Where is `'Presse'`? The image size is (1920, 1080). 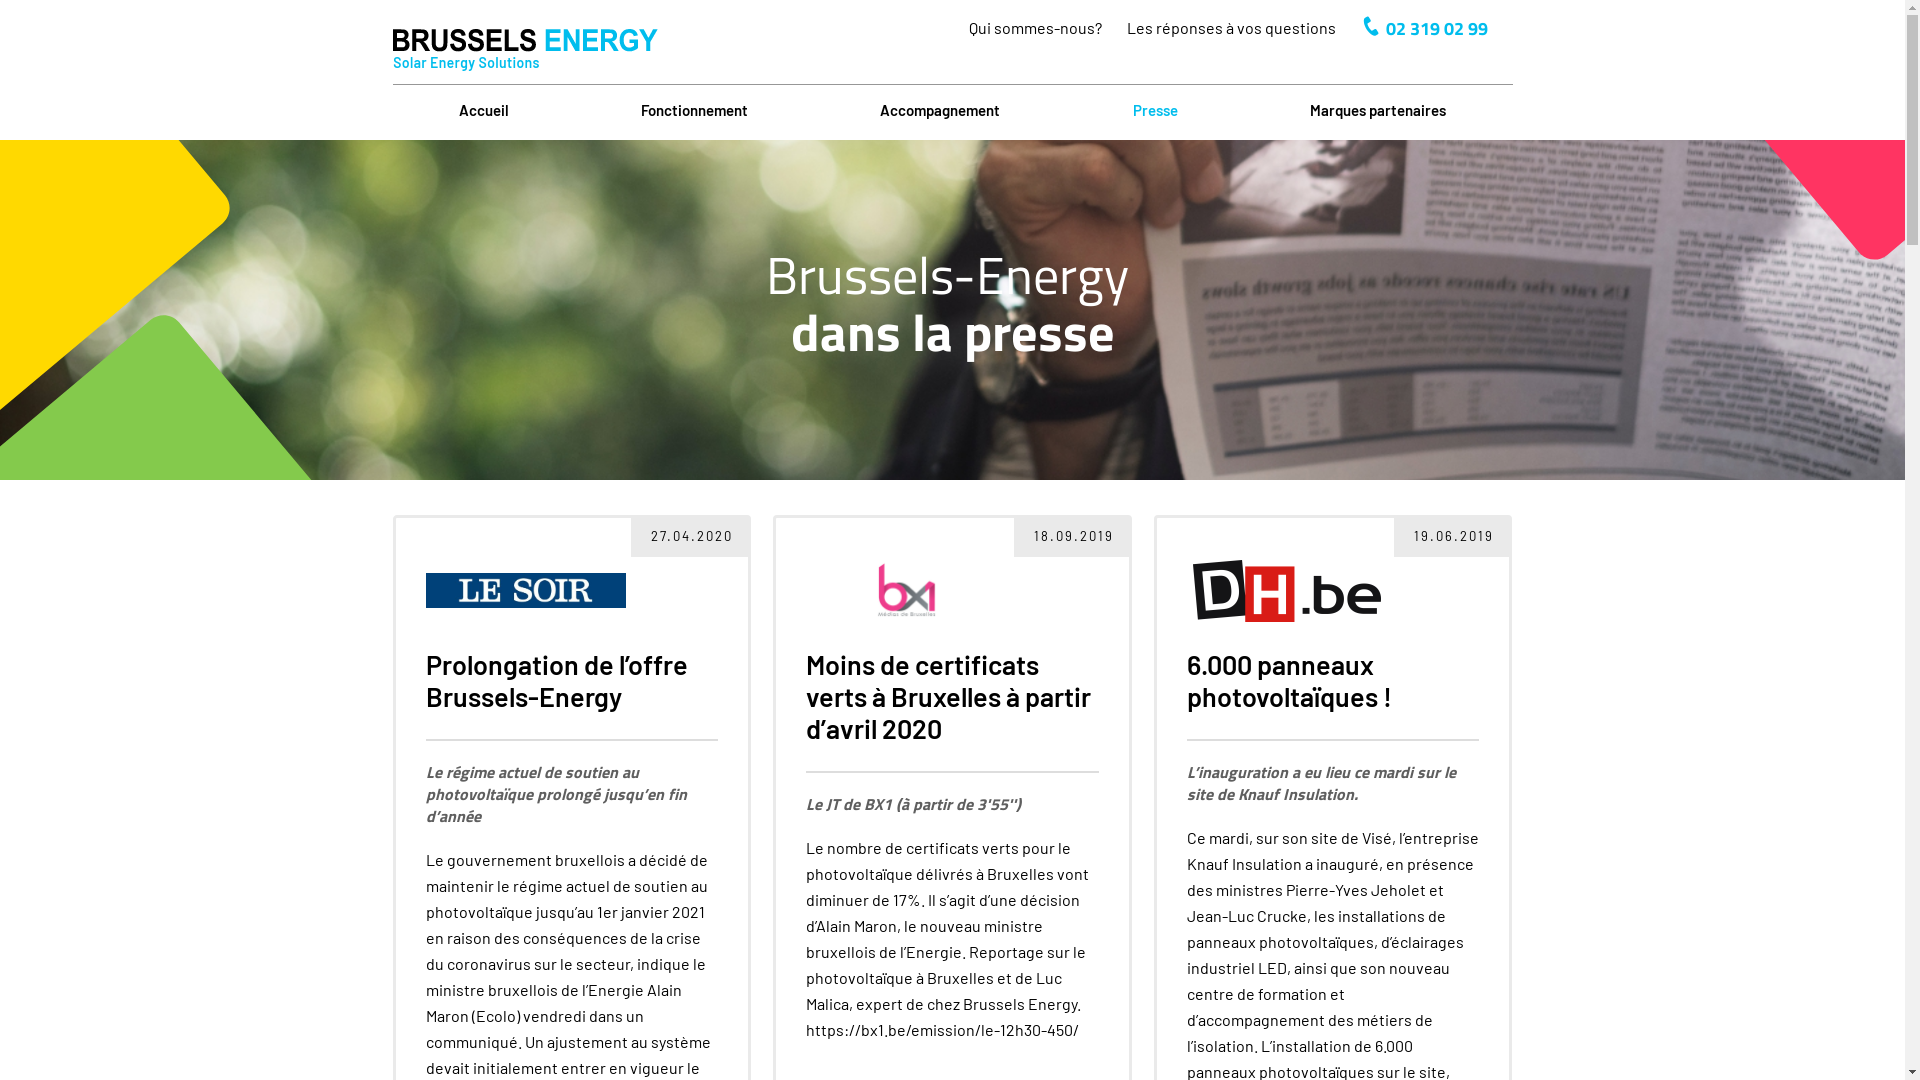 'Presse' is located at coordinates (1155, 110).